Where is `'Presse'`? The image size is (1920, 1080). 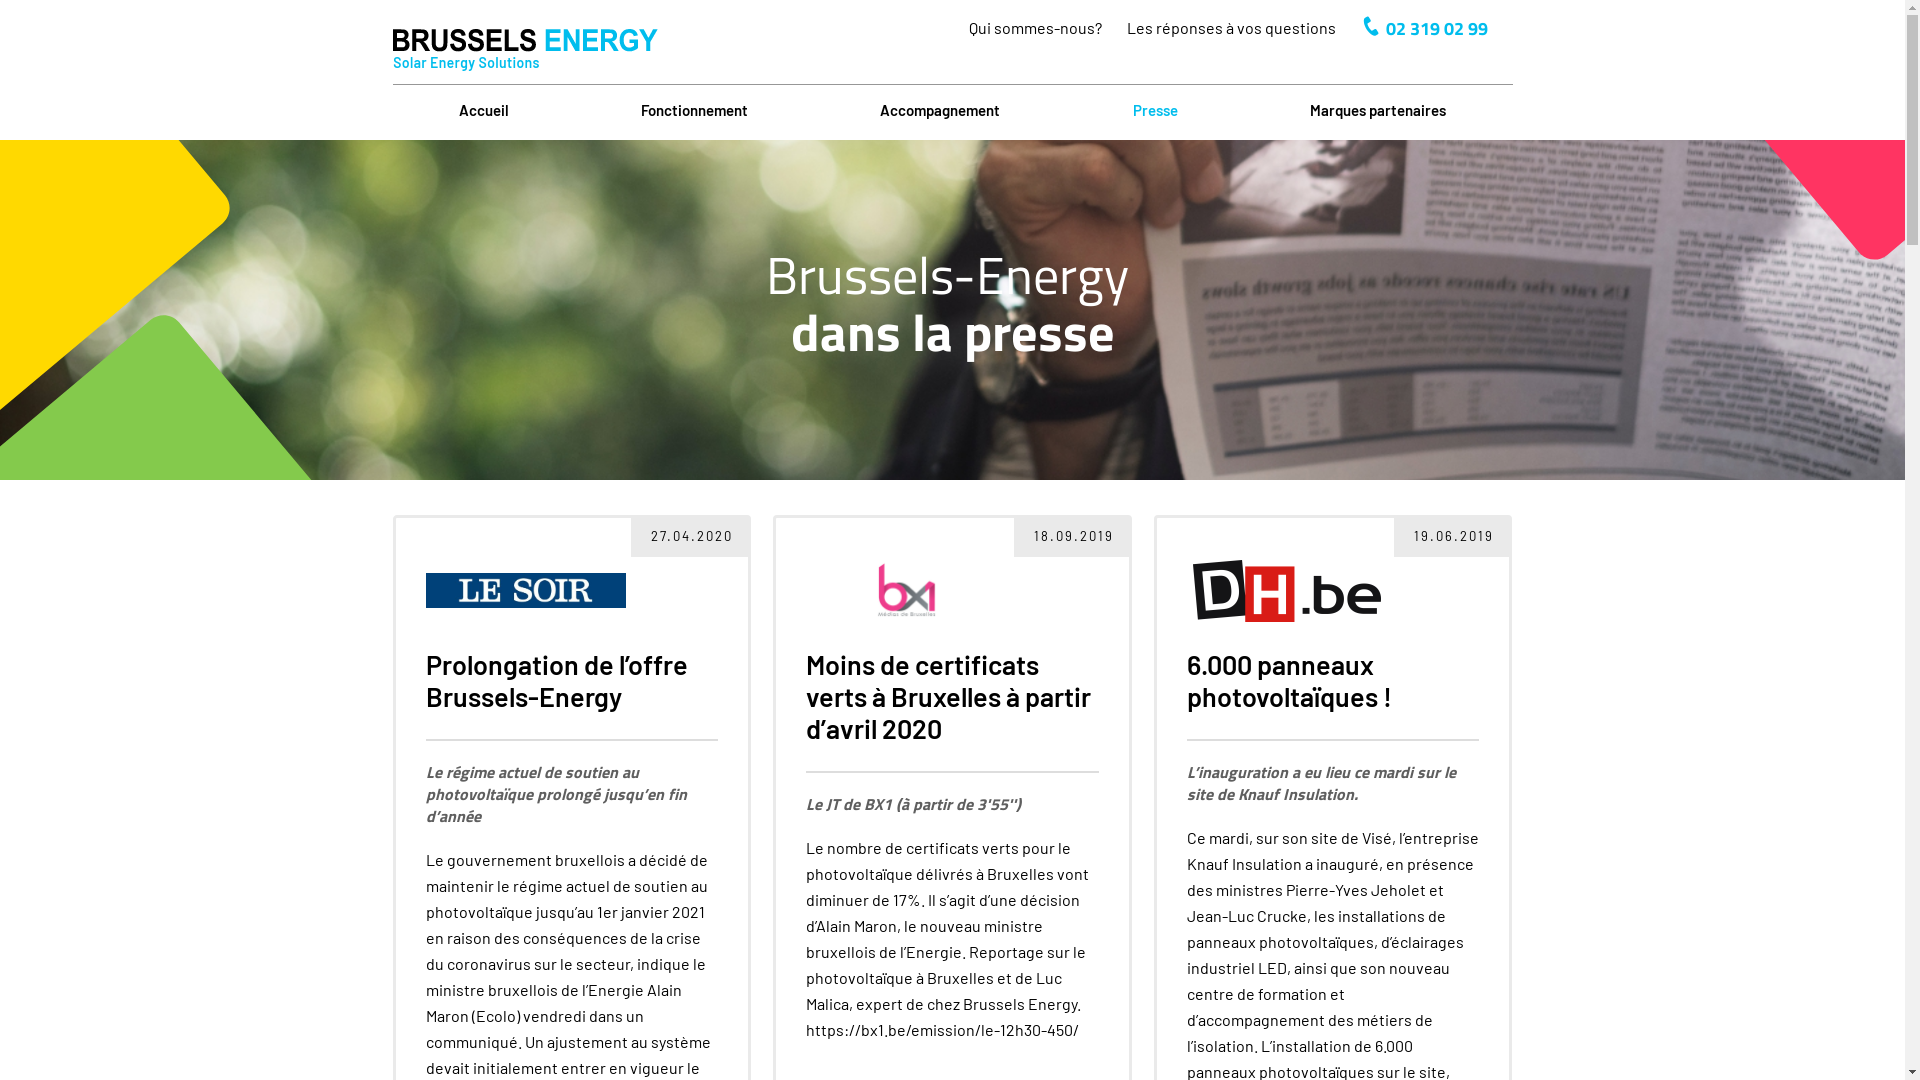 'Presse' is located at coordinates (1155, 110).